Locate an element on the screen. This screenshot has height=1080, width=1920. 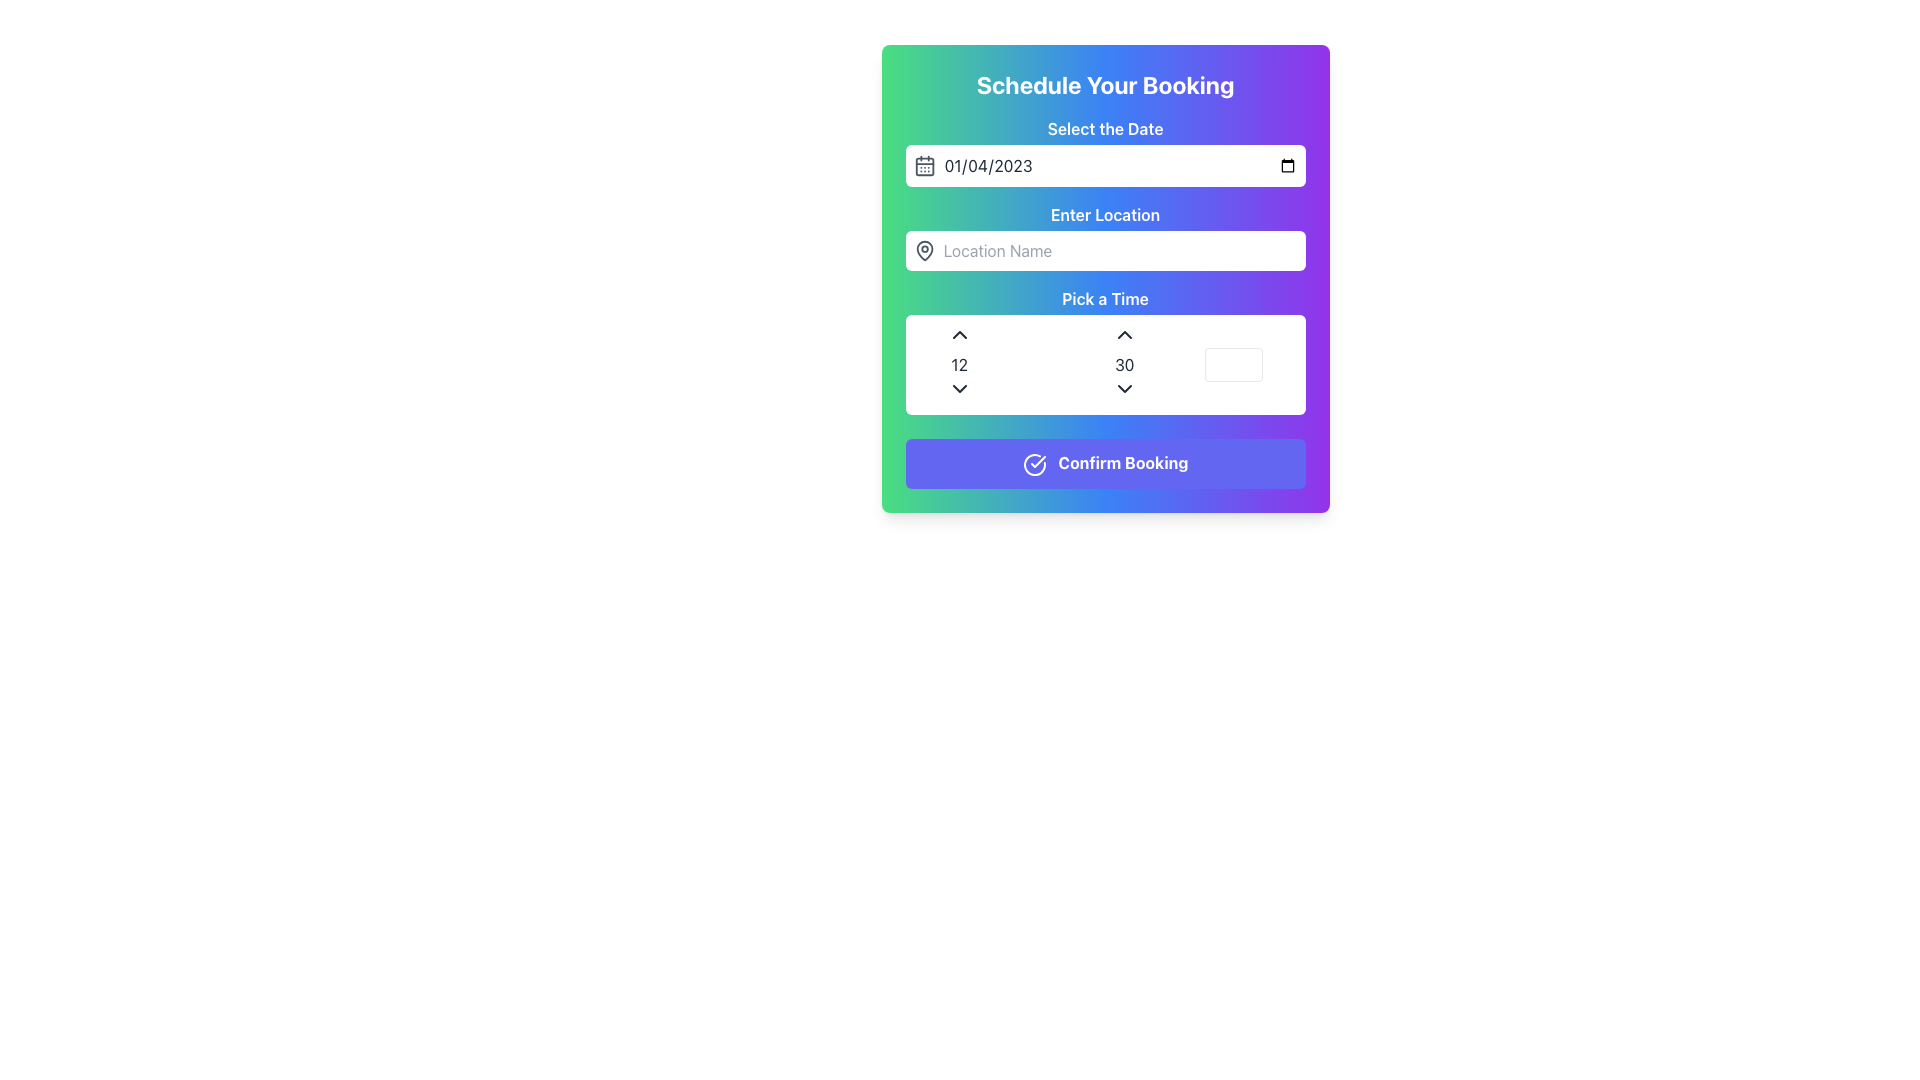
the Text Label that indicates the function of the date input field below it is located at coordinates (1104, 128).